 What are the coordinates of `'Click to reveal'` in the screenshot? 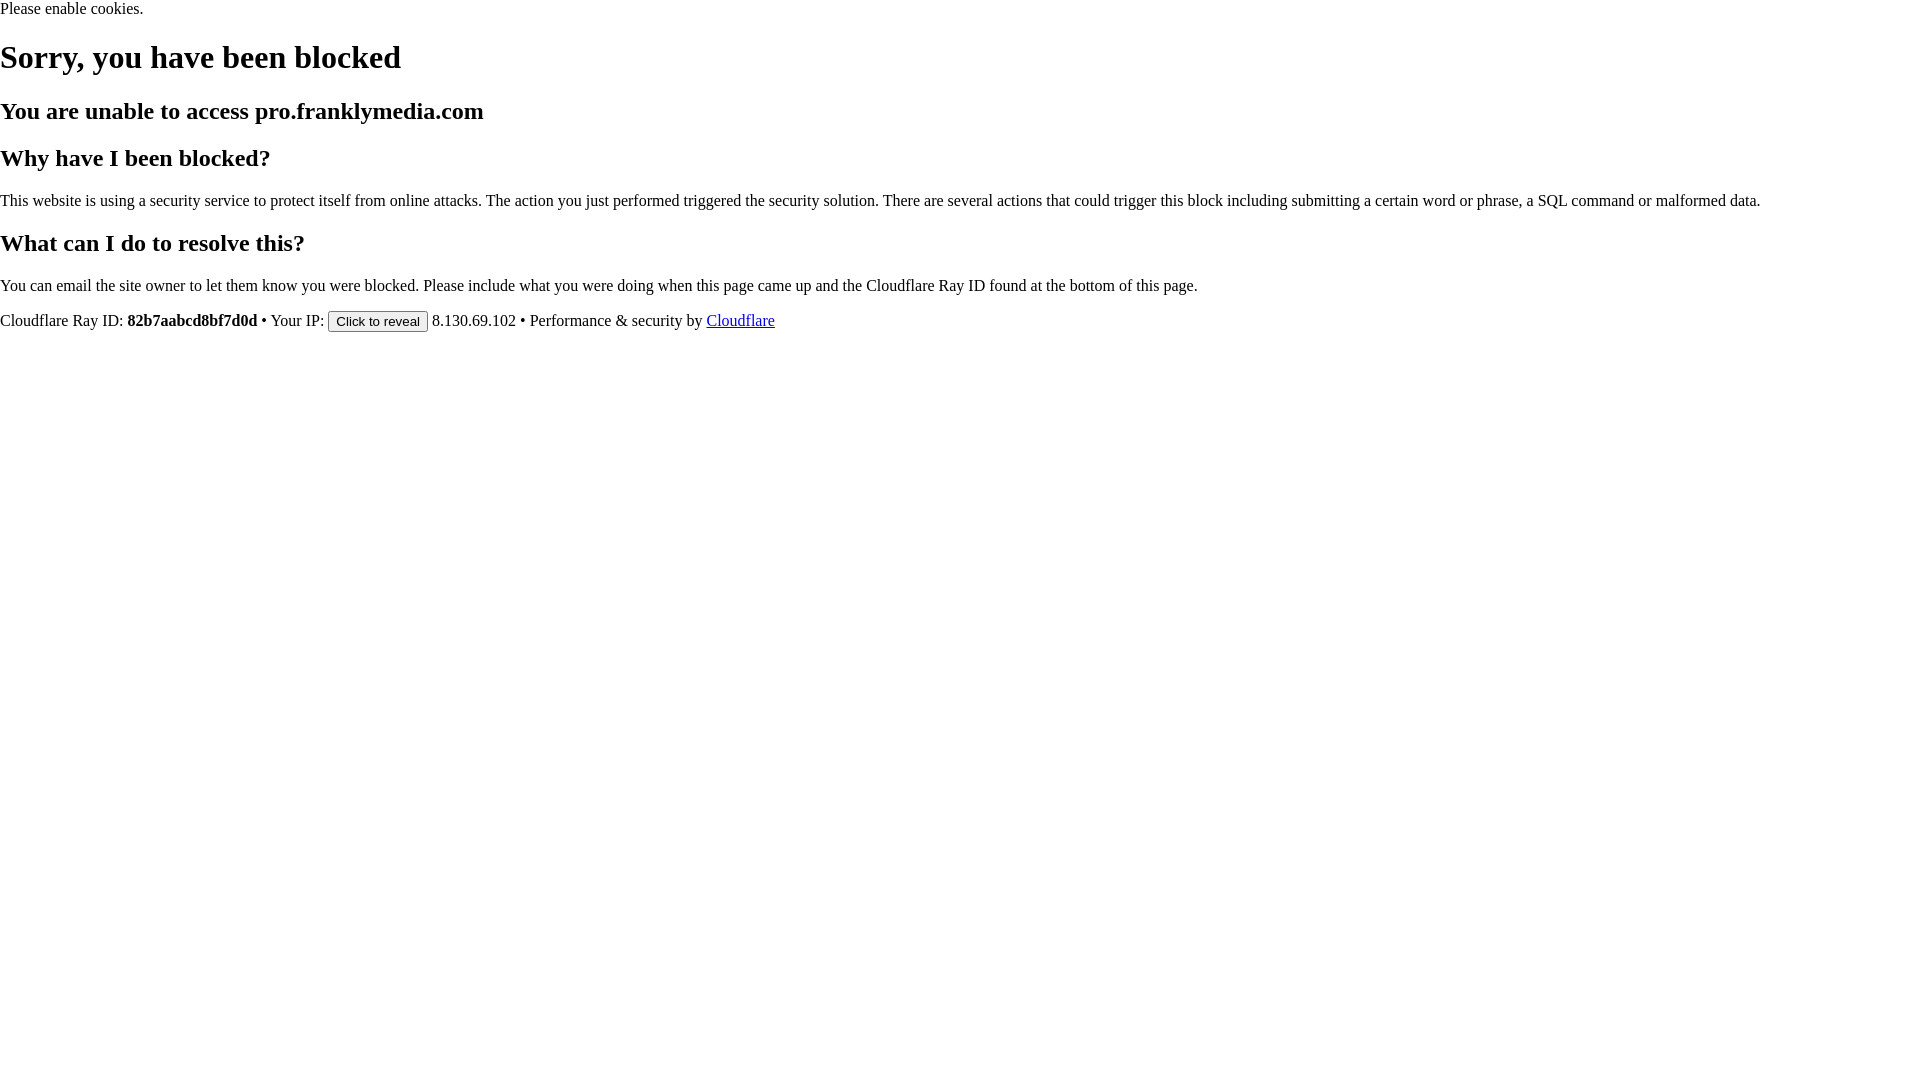 It's located at (378, 319).